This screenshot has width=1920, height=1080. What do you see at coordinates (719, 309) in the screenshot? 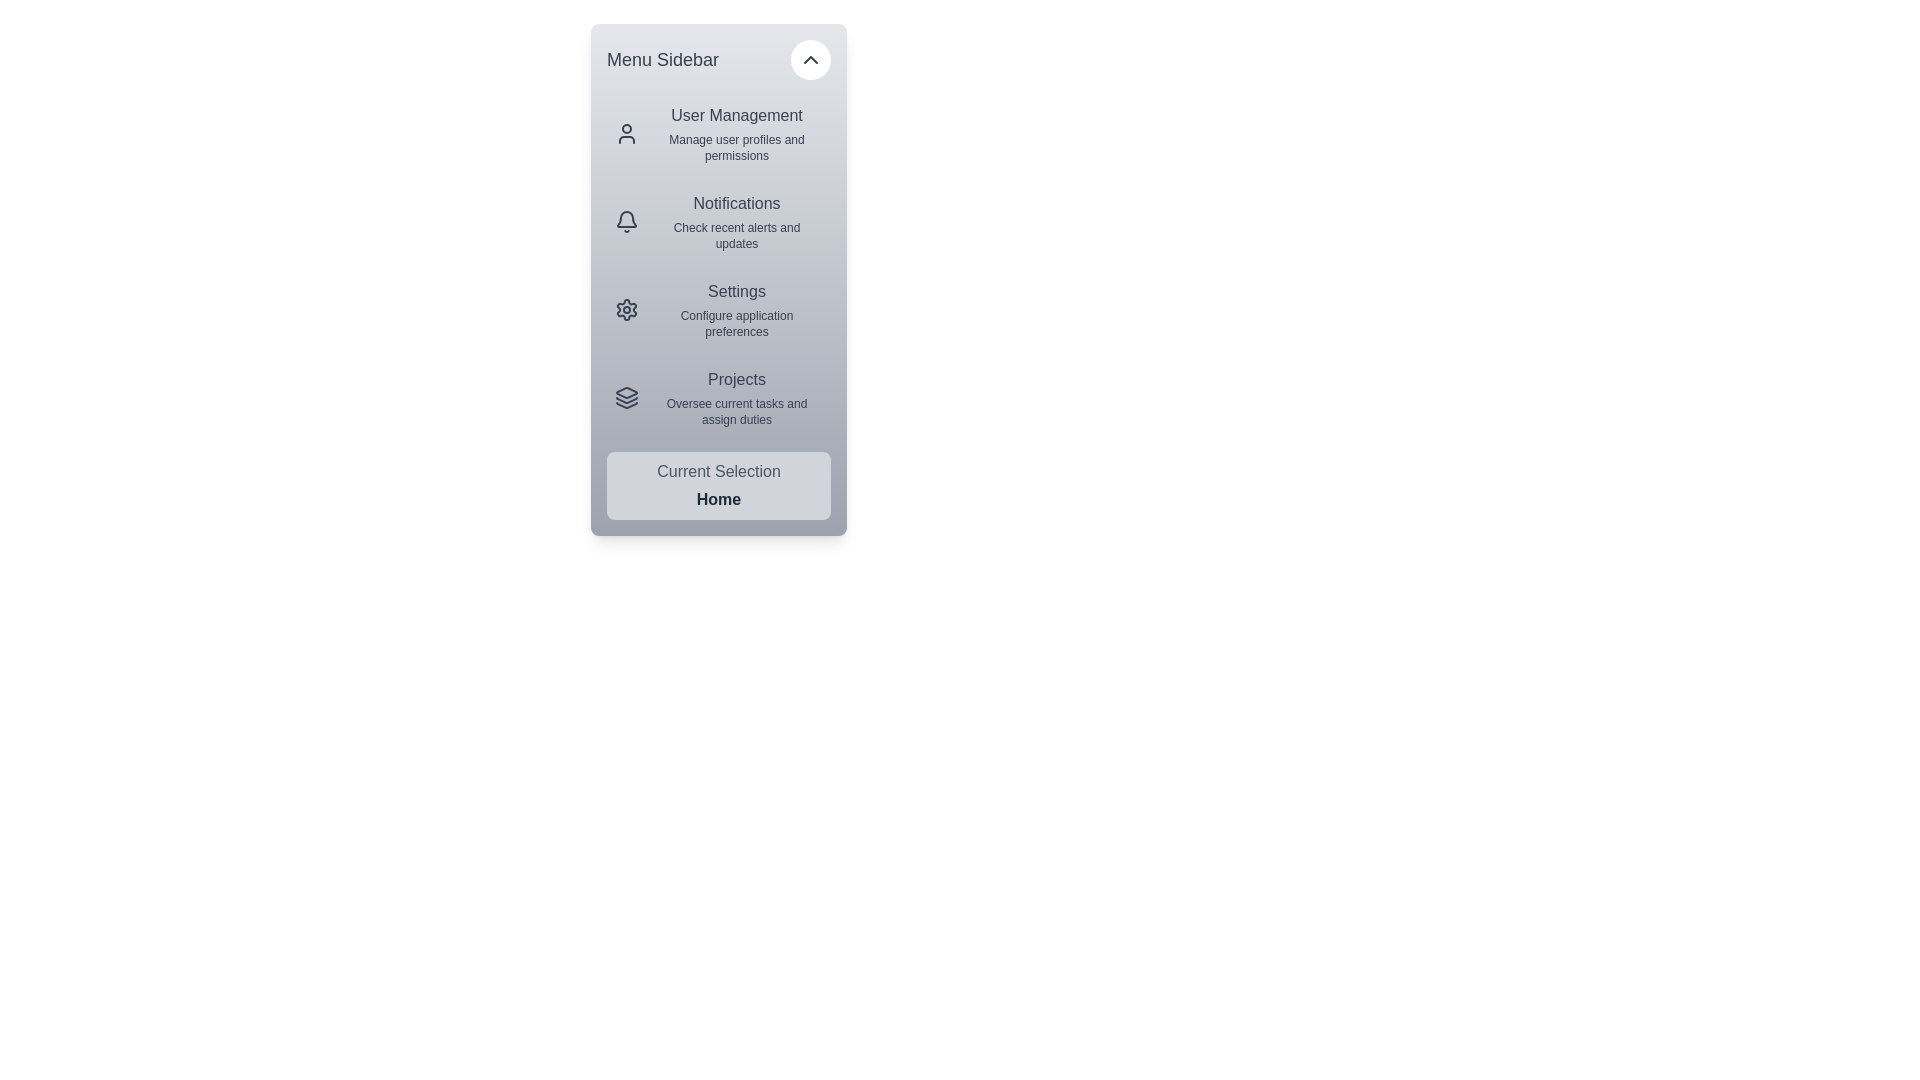
I see `the third item in the Sidebar menu, which provides access to settings functionality` at bounding box center [719, 309].